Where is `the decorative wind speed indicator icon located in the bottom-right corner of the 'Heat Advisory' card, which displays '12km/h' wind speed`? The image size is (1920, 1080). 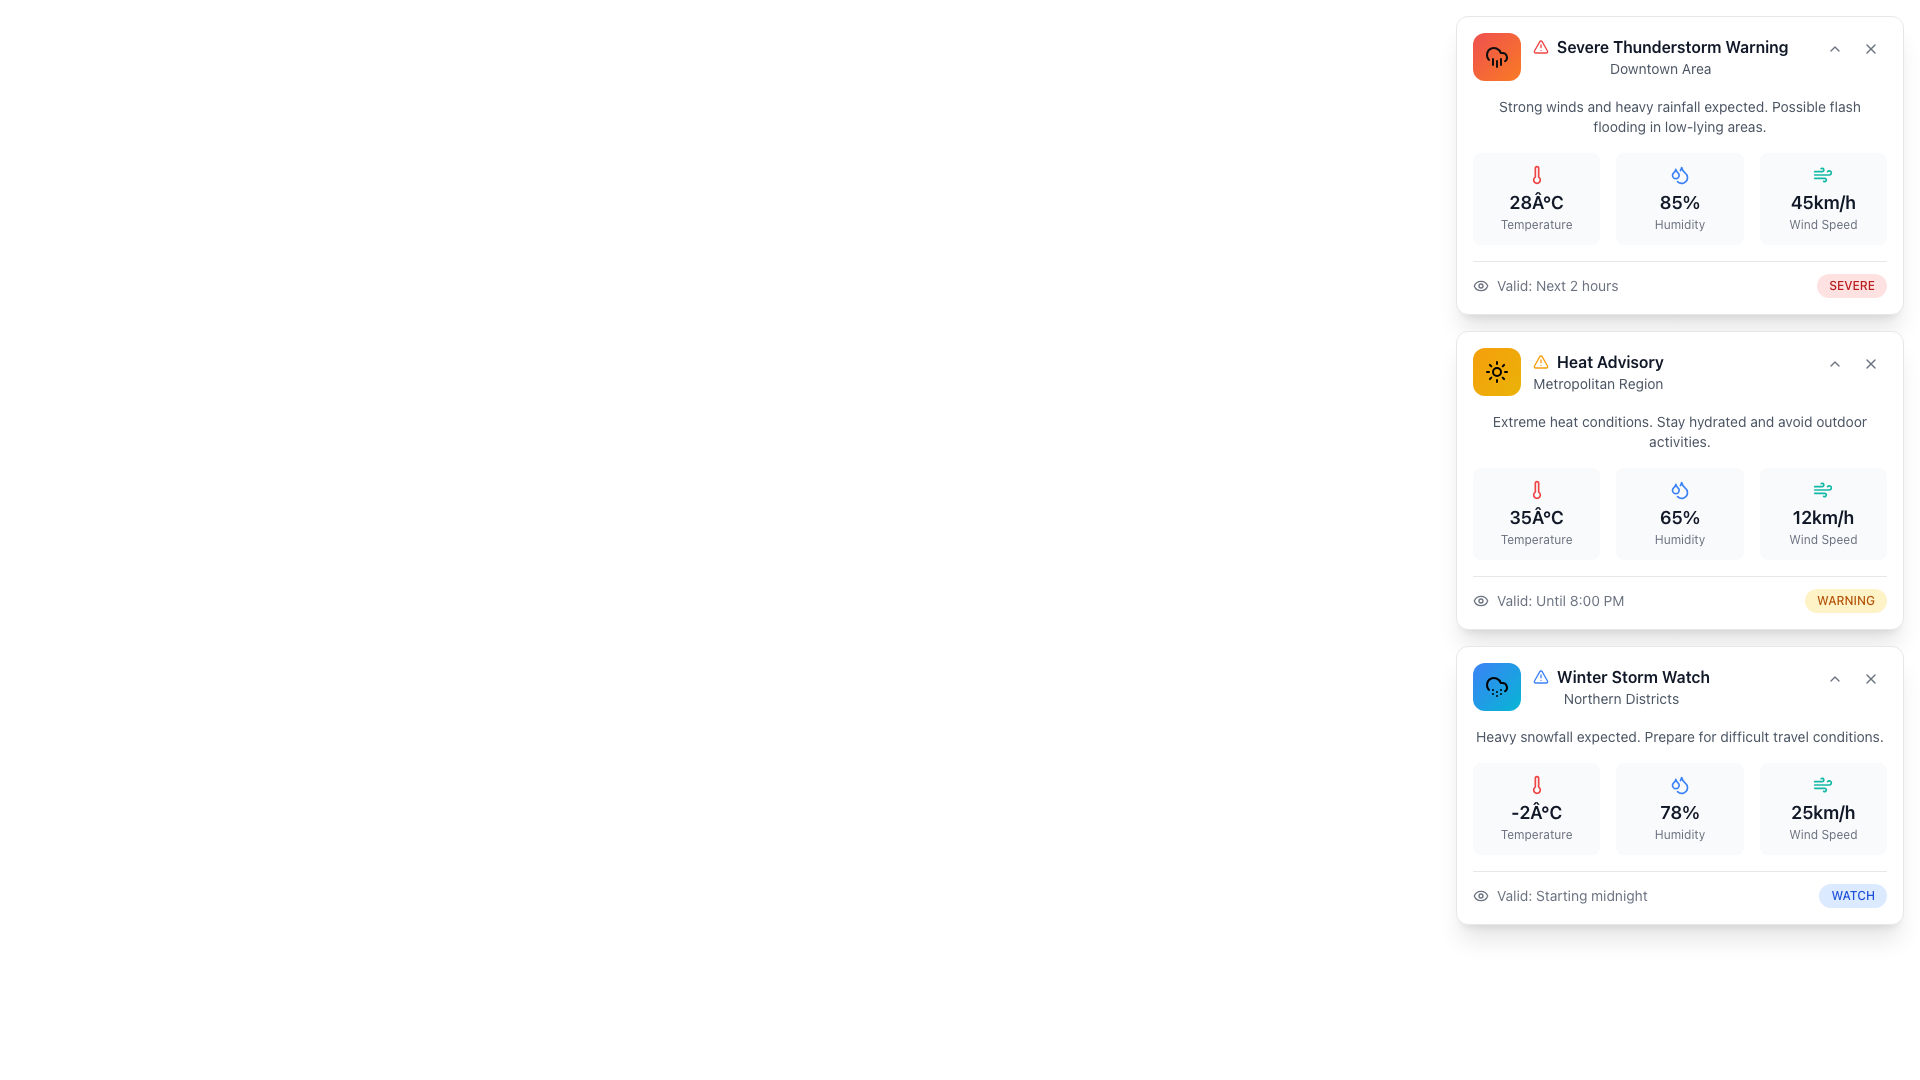
the decorative wind speed indicator icon located in the bottom-right corner of the 'Heat Advisory' card, which displays '12km/h' wind speed is located at coordinates (1823, 489).